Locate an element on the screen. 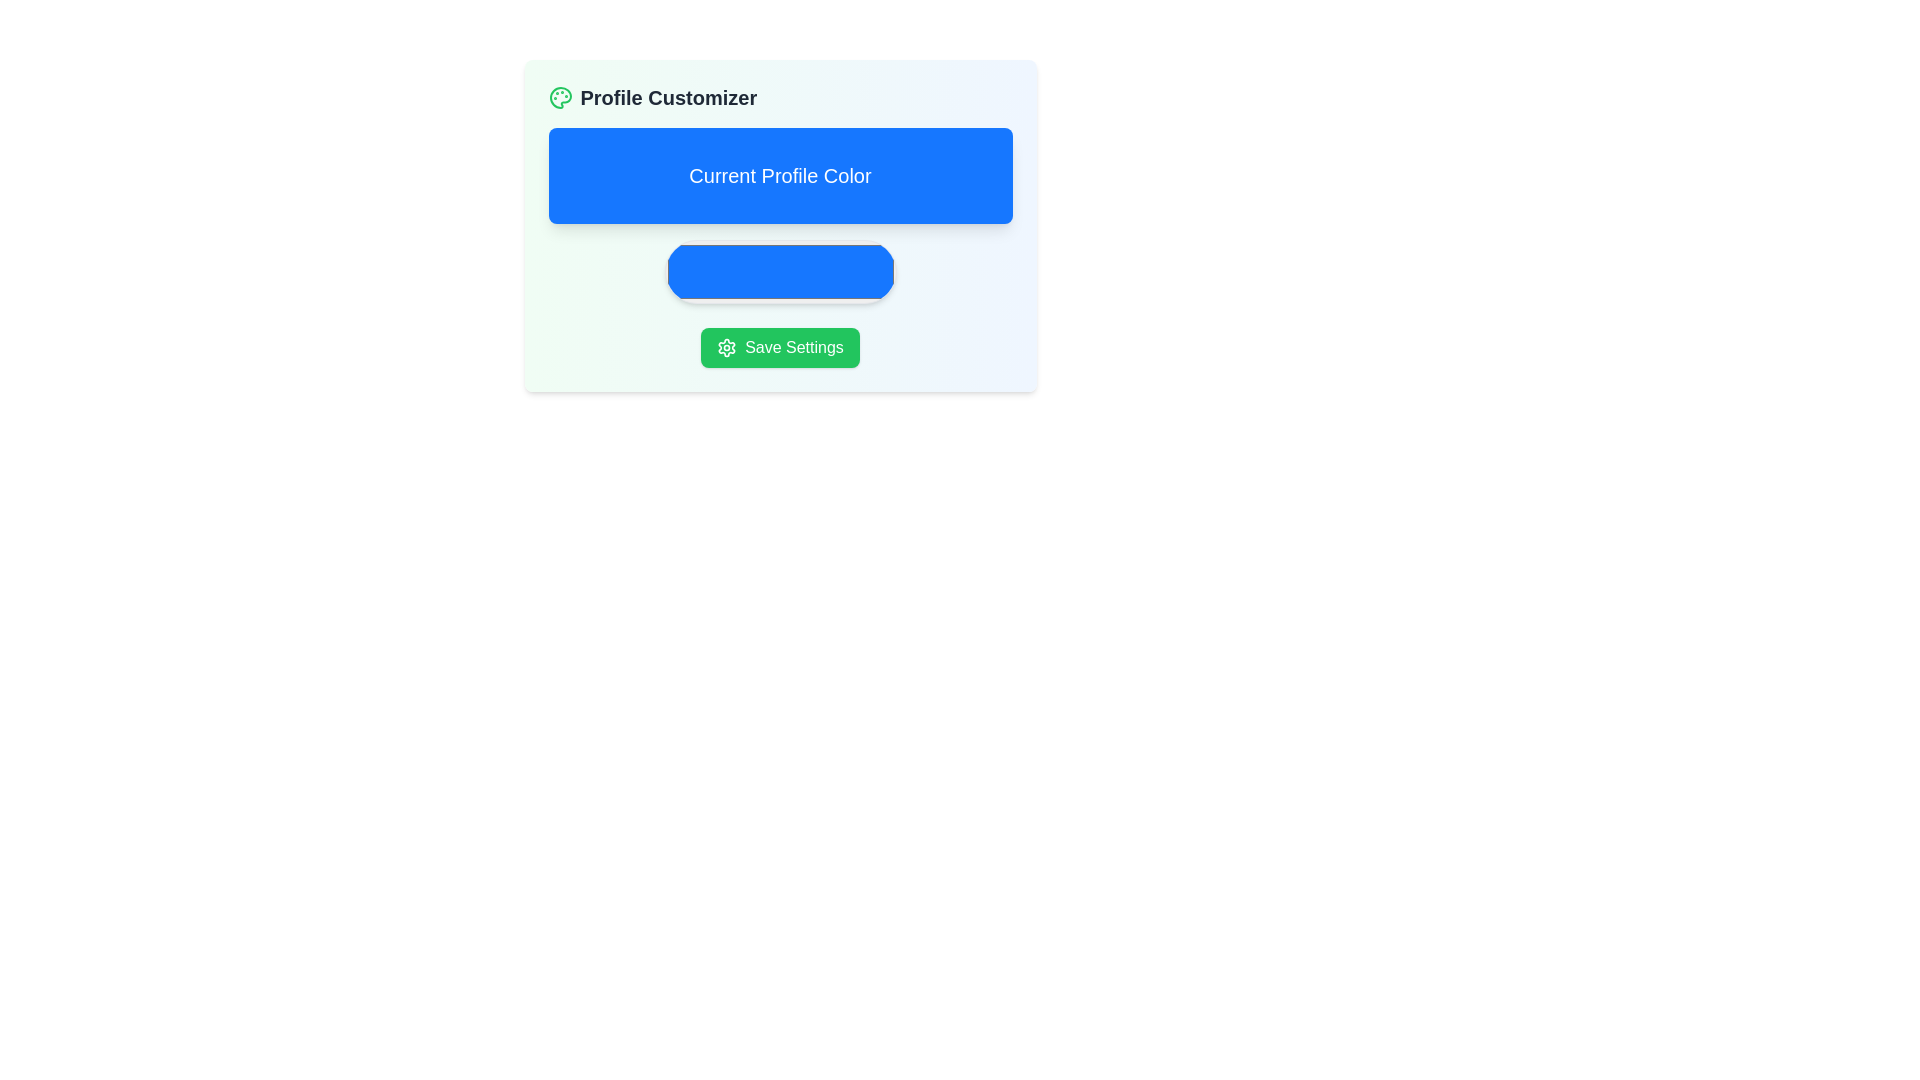 This screenshot has width=1920, height=1080. the Icon representing the artistic configuration or customization option, located to the left of the 'Profile Customizer' text in the header section is located at coordinates (560, 97).